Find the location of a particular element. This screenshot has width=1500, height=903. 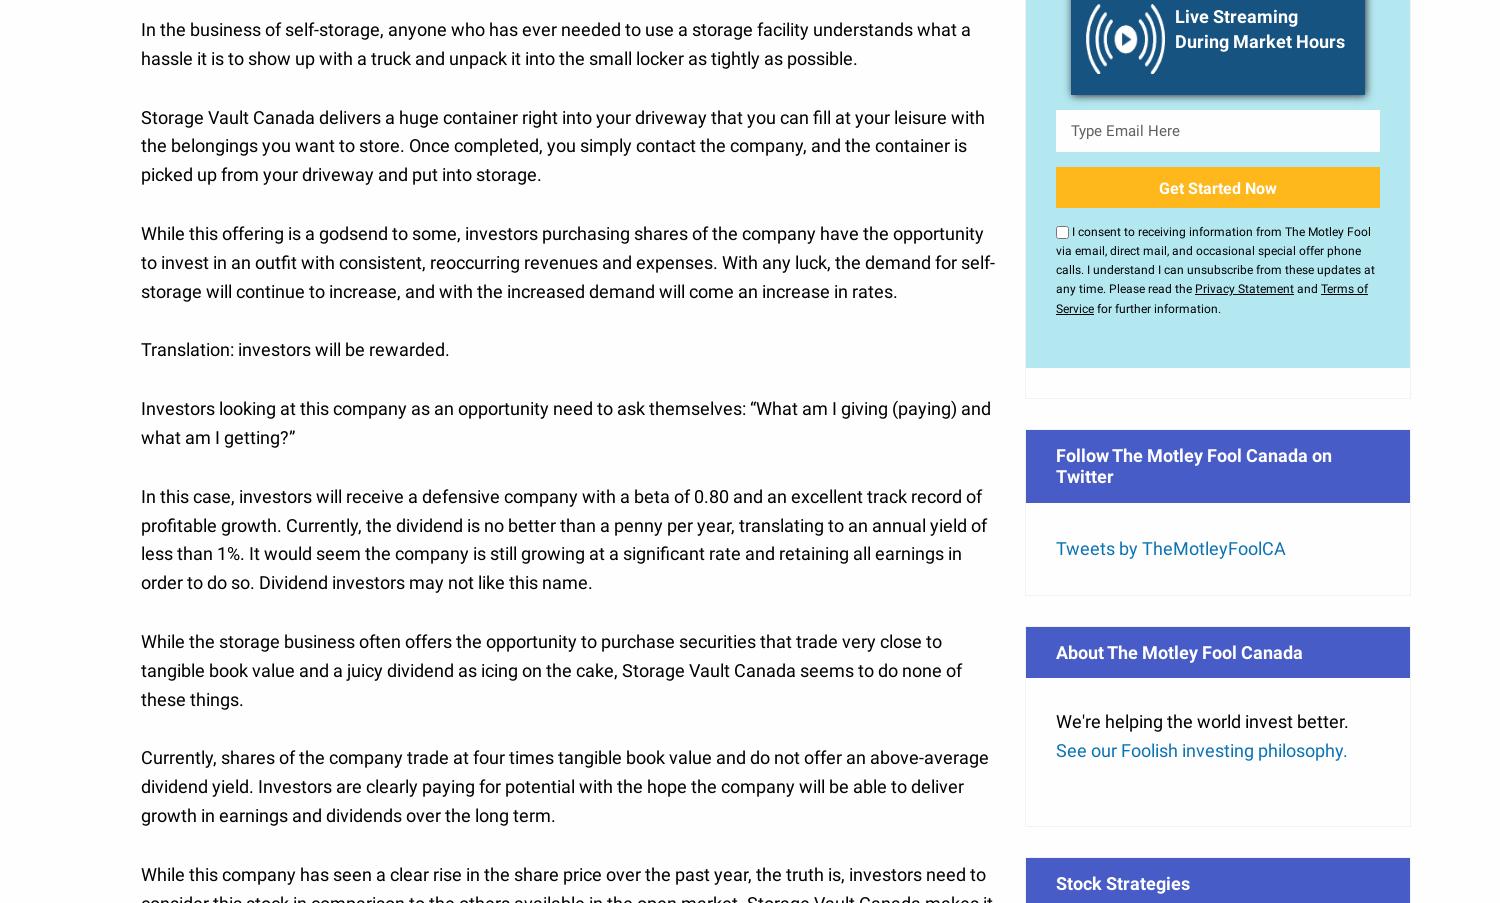

'Stock Advisor' is located at coordinates (1086, 486).